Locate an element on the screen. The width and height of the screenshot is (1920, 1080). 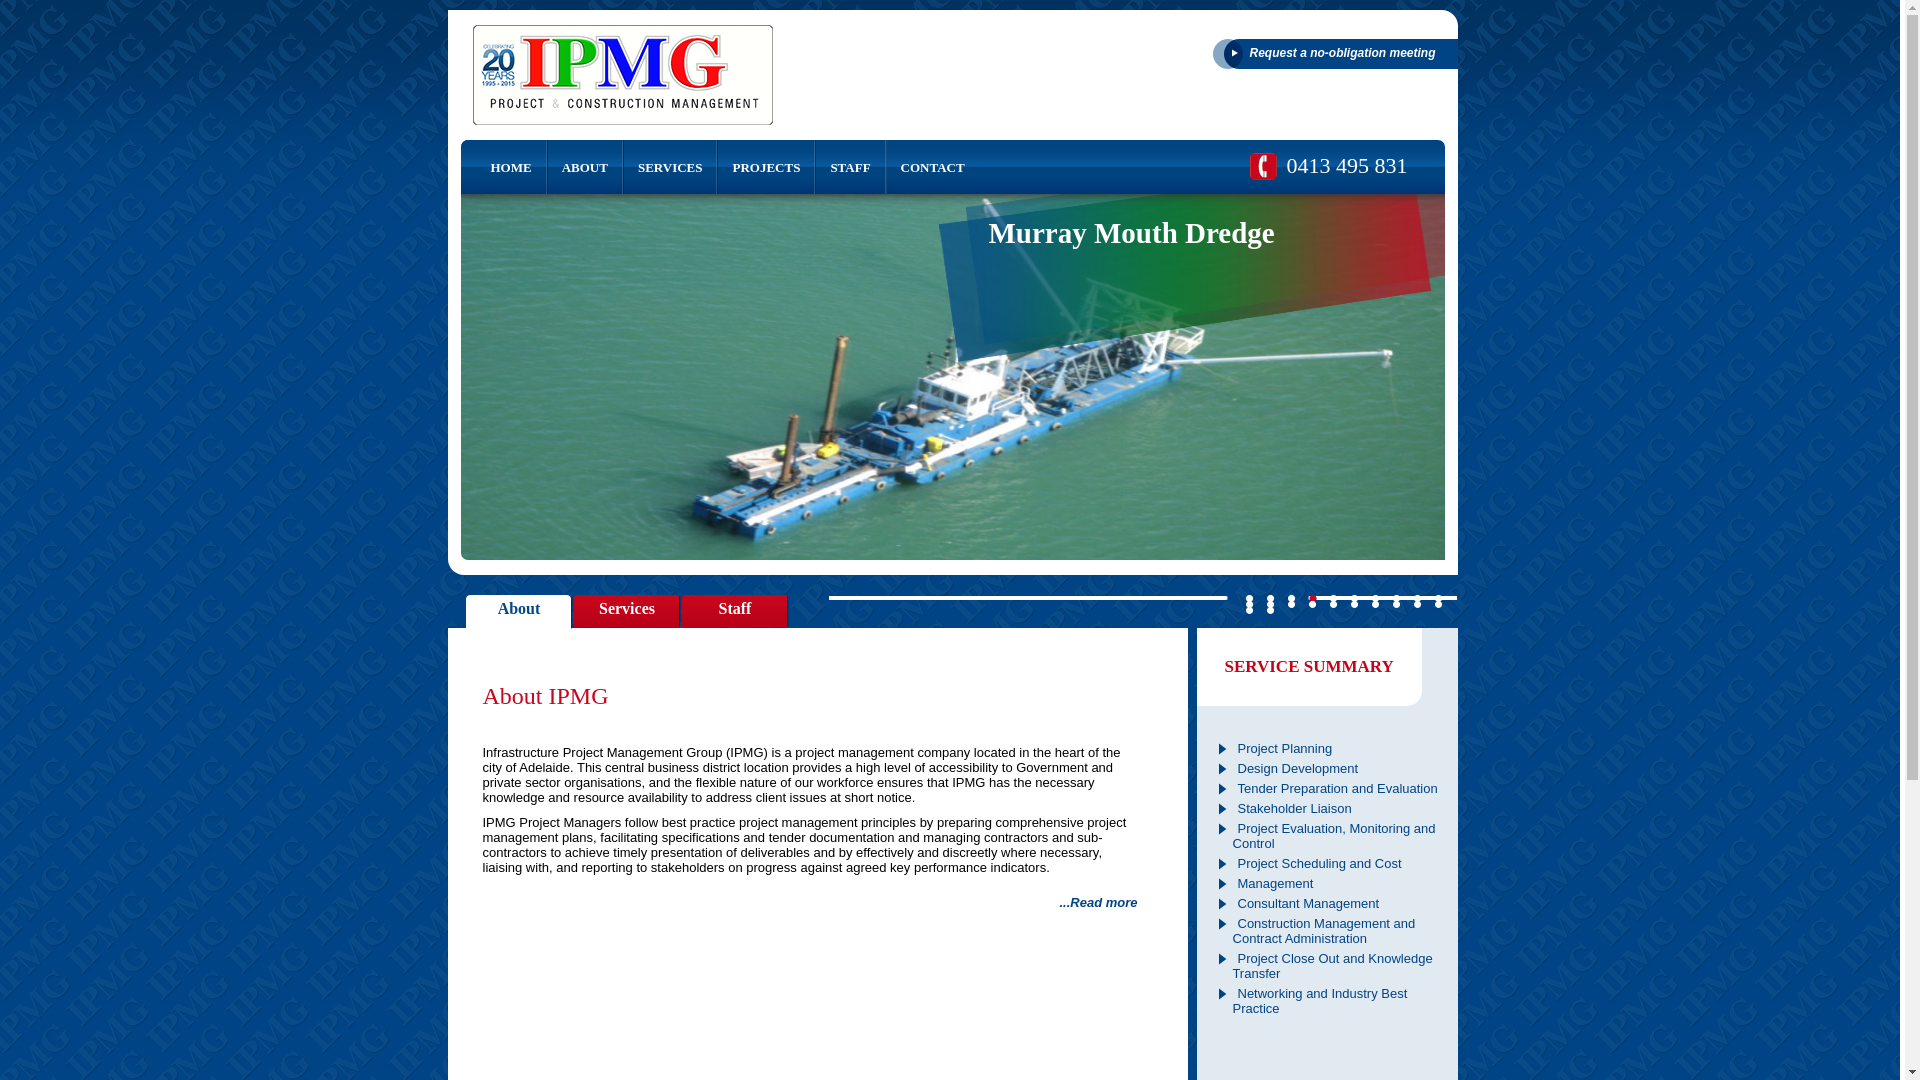
'About' is located at coordinates (519, 611).